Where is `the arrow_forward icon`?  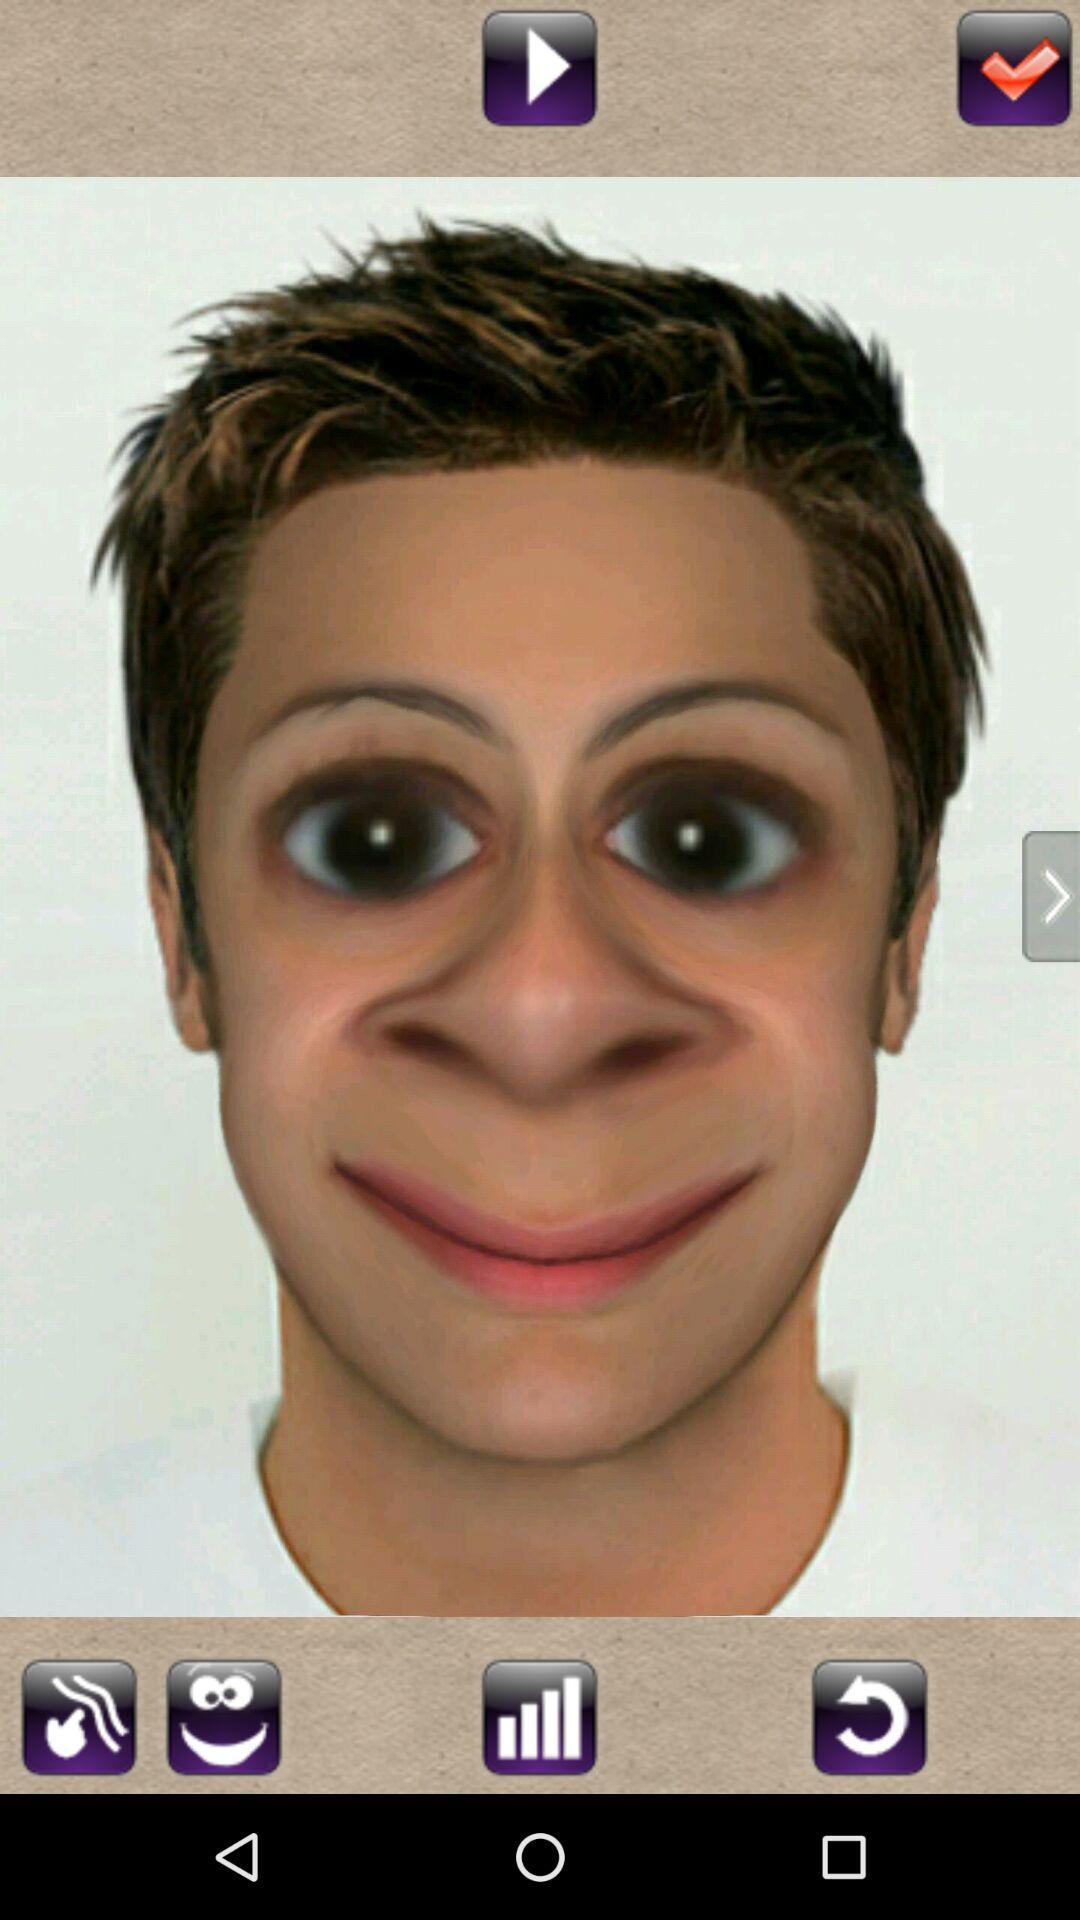 the arrow_forward icon is located at coordinates (1050, 958).